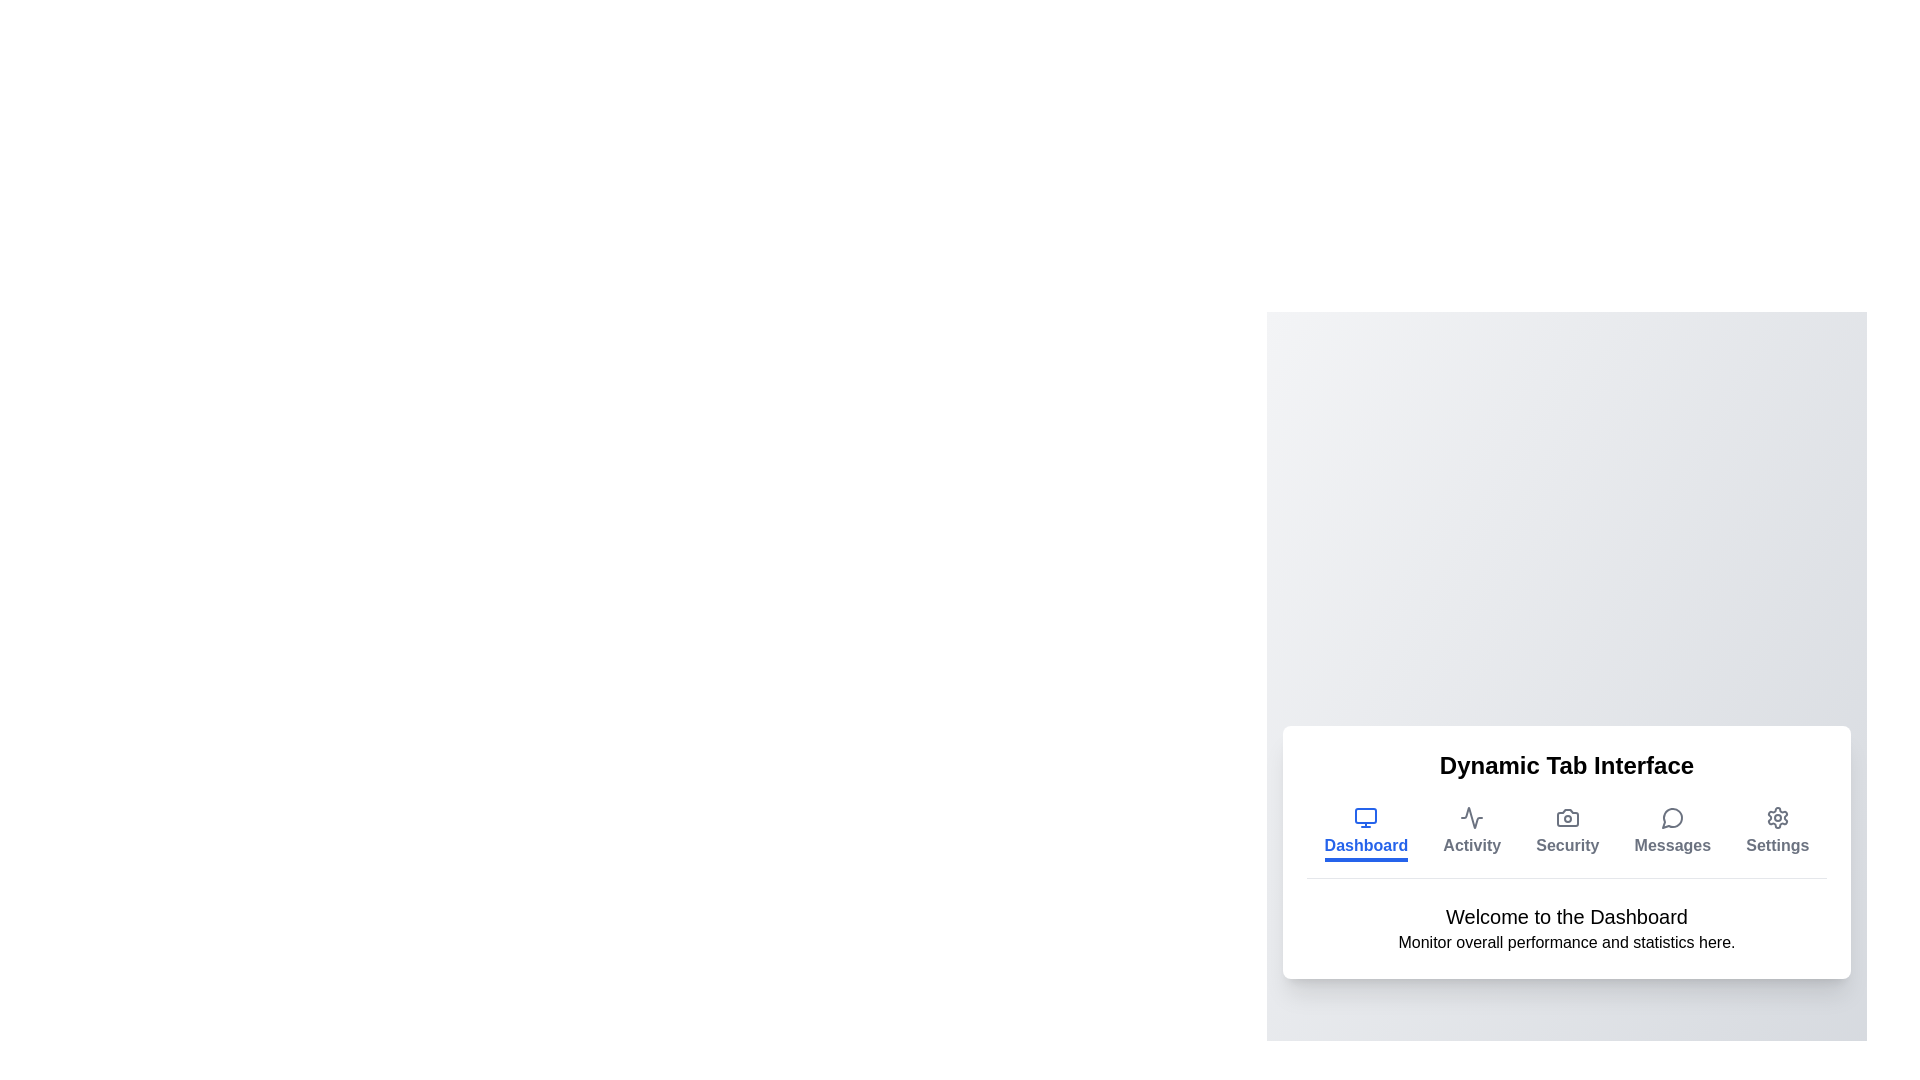 This screenshot has width=1920, height=1080. What do you see at coordinates (1565, 852) in the screenshot?
I see `the 'Security' tab` at bounding box center [1565, 852].